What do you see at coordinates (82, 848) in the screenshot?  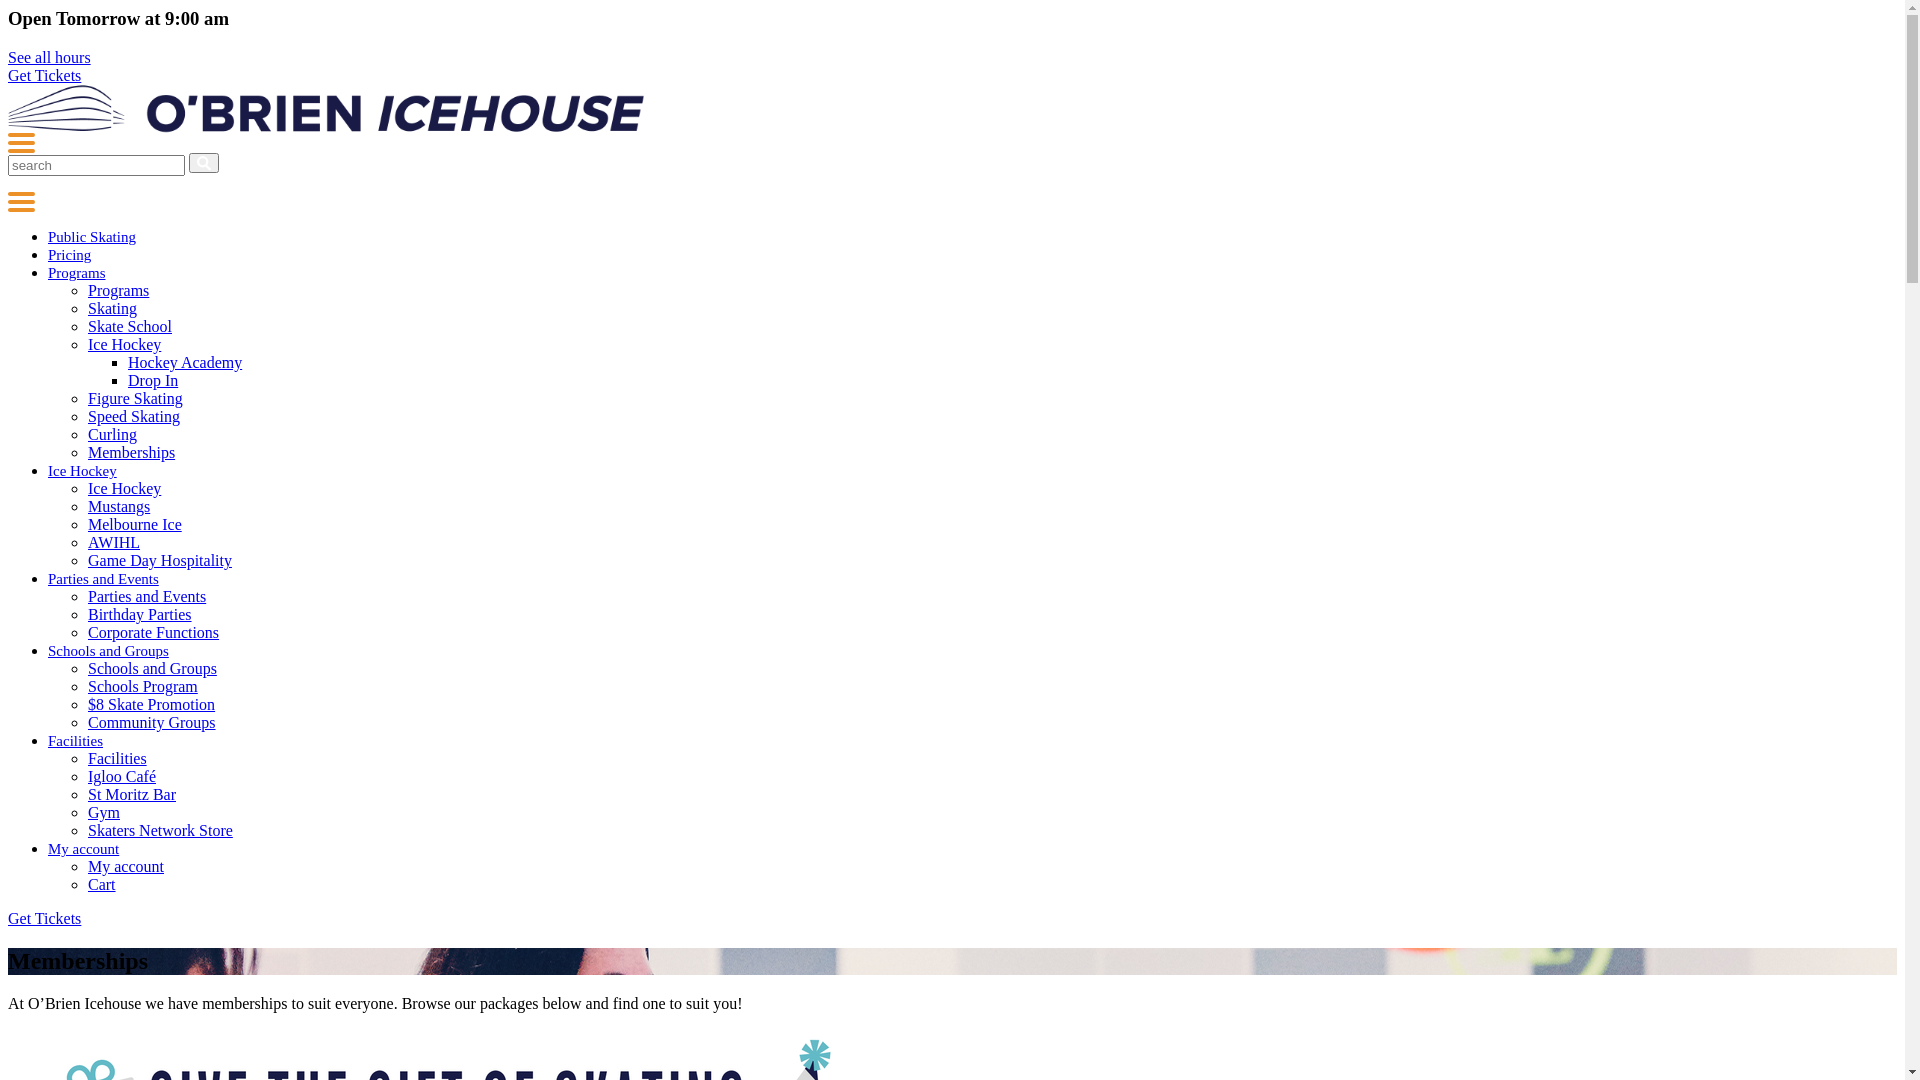 I see `'My account'` at bounding box center [82, 848].